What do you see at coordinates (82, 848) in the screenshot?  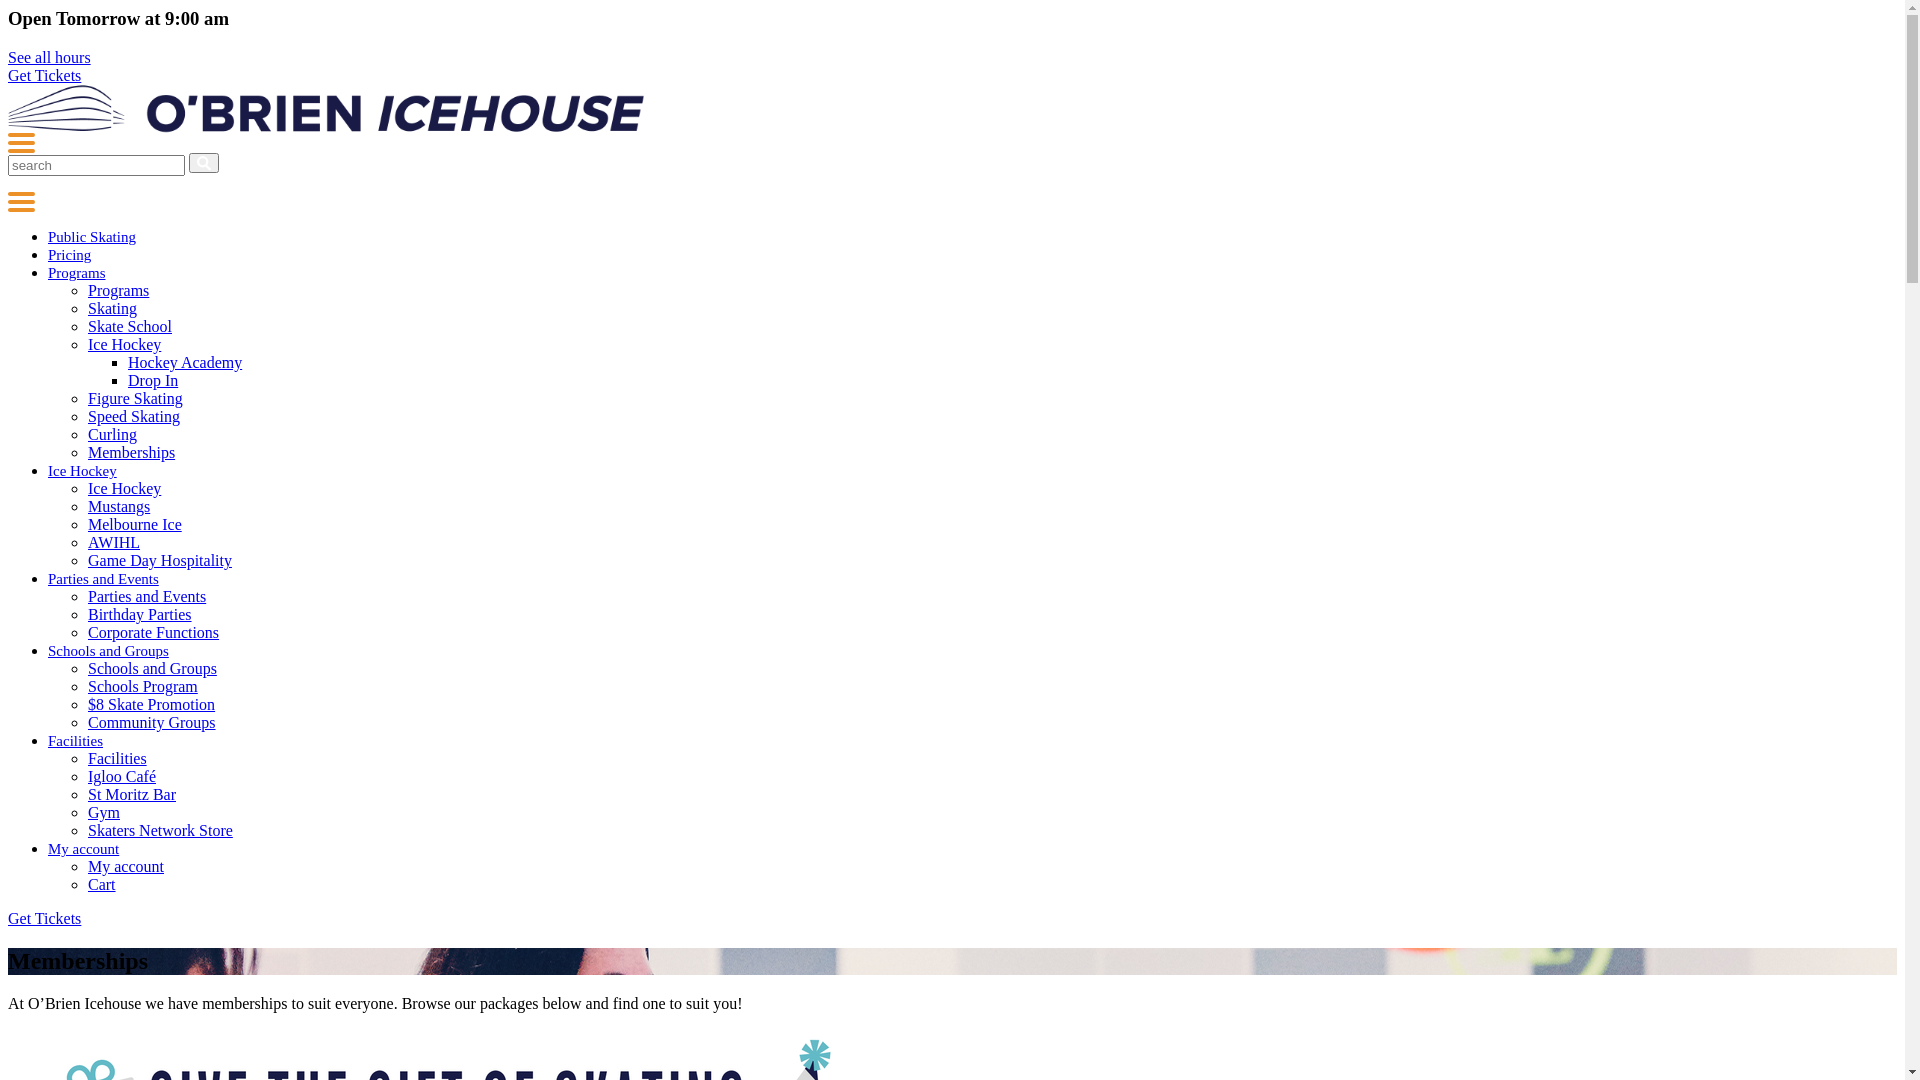 I see `'My account'` at bounding box center [82, 848].